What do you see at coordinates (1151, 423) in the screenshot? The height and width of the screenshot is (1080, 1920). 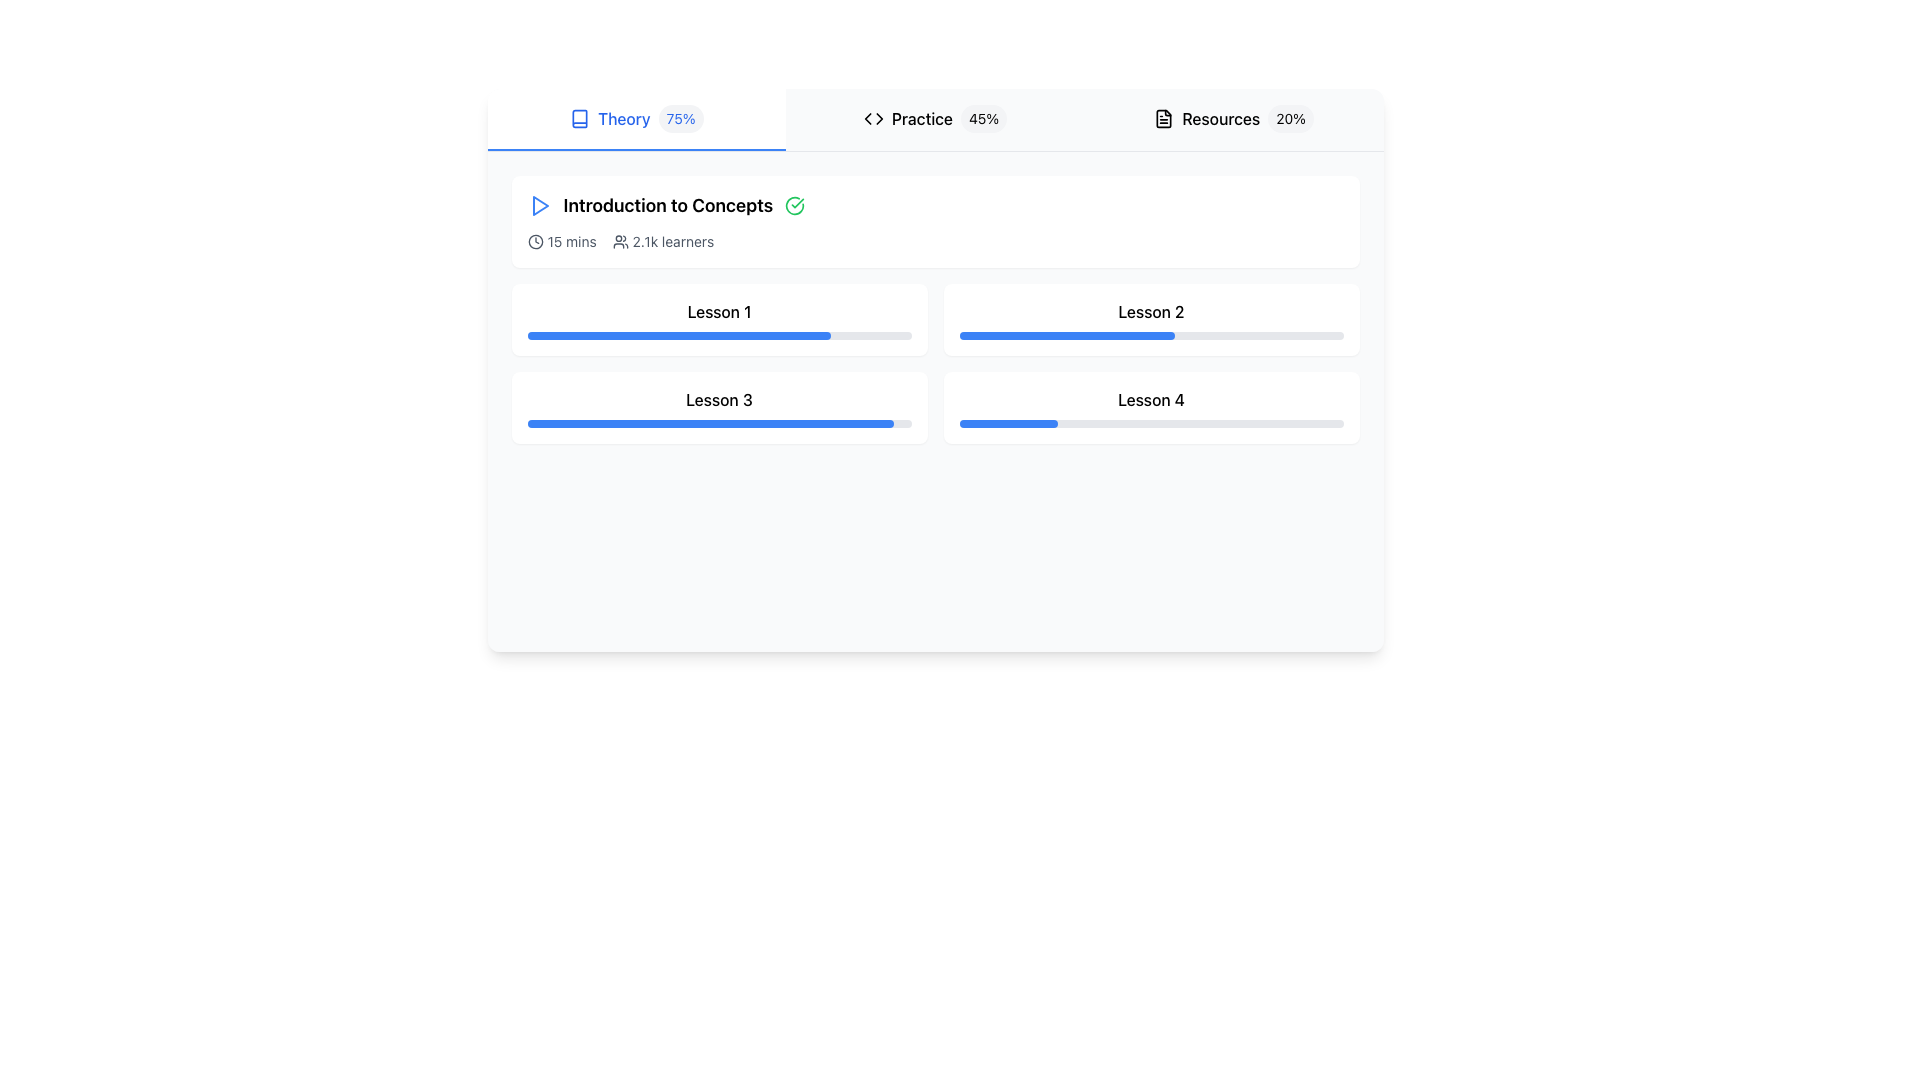 I see `the displayed progress on the progress bar located under the 'Lesson 4' label in the bottom-right quadrant of the layout` at bounding box center [1151, 423].